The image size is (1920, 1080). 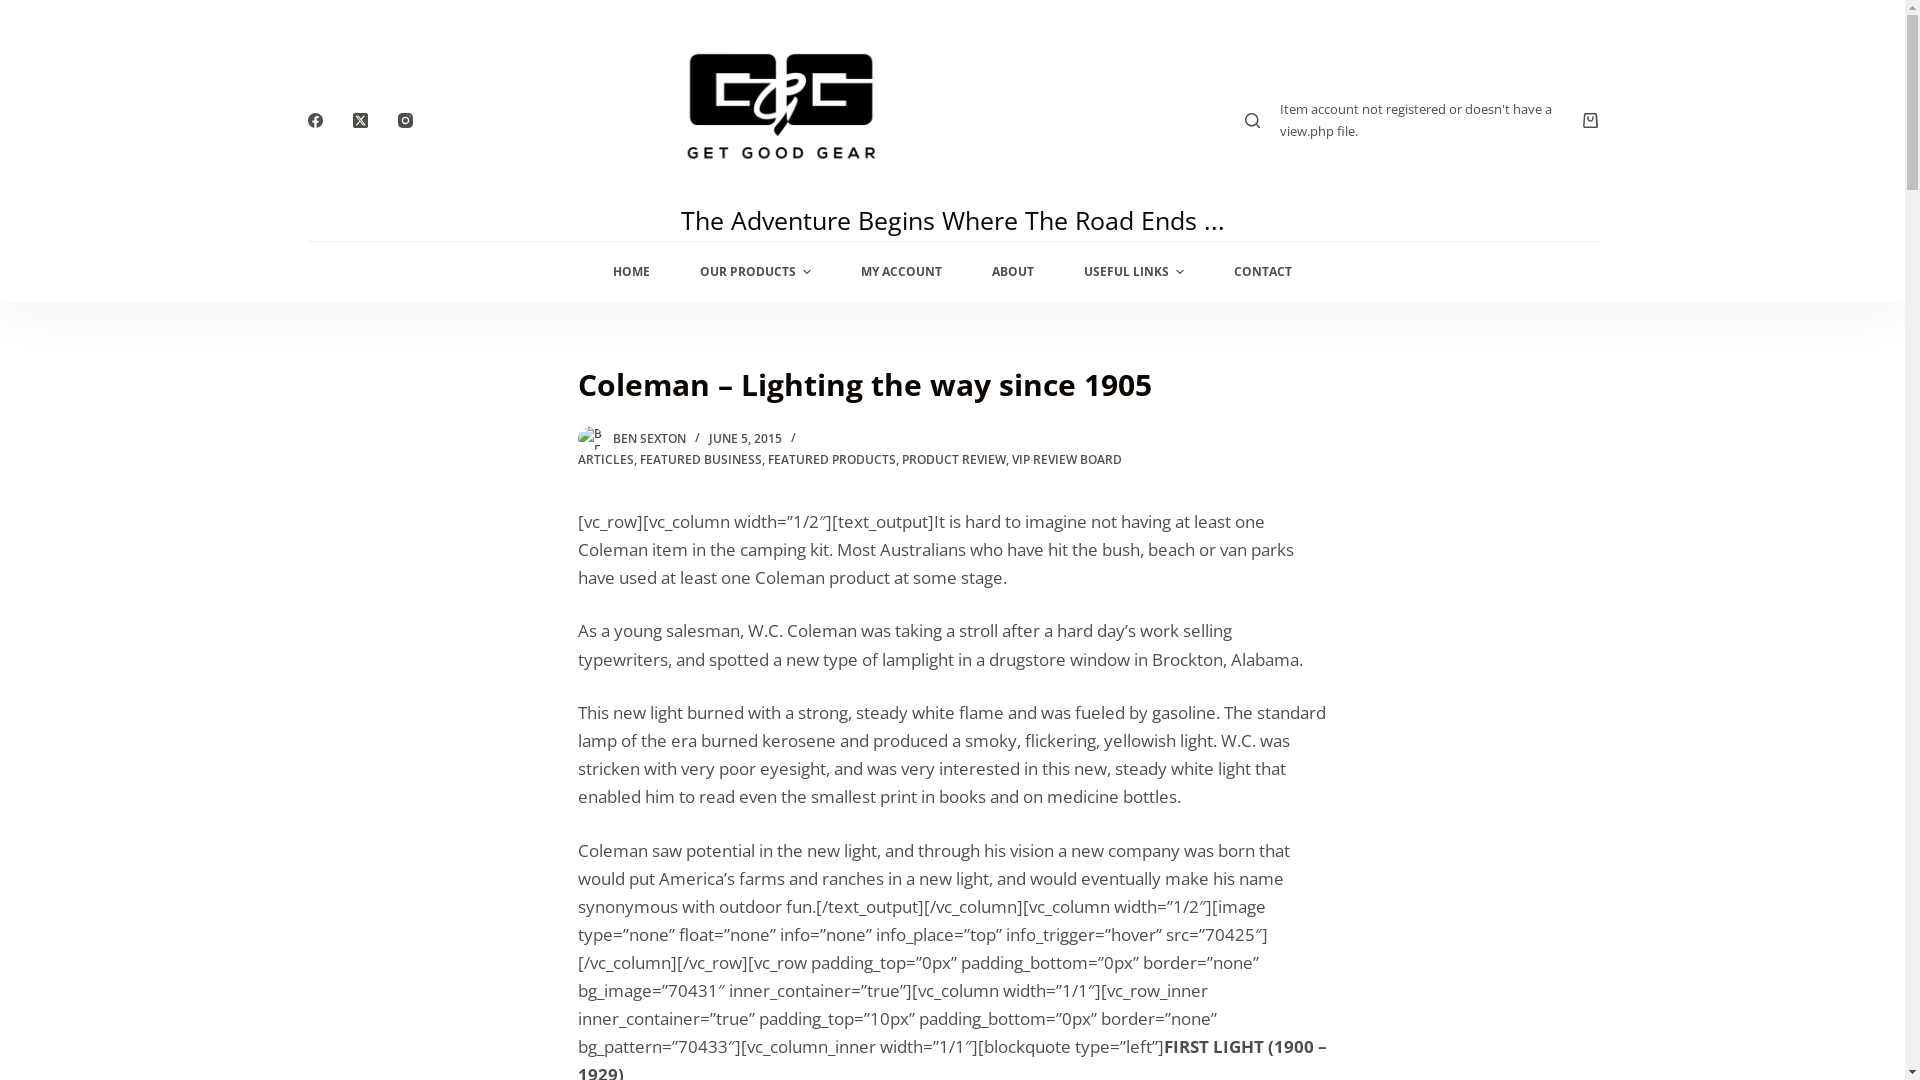 What do you see at coordinates (978, 734) in the screenshot?
I see `'Cookies Policy'` at bounding box center [978, 734].